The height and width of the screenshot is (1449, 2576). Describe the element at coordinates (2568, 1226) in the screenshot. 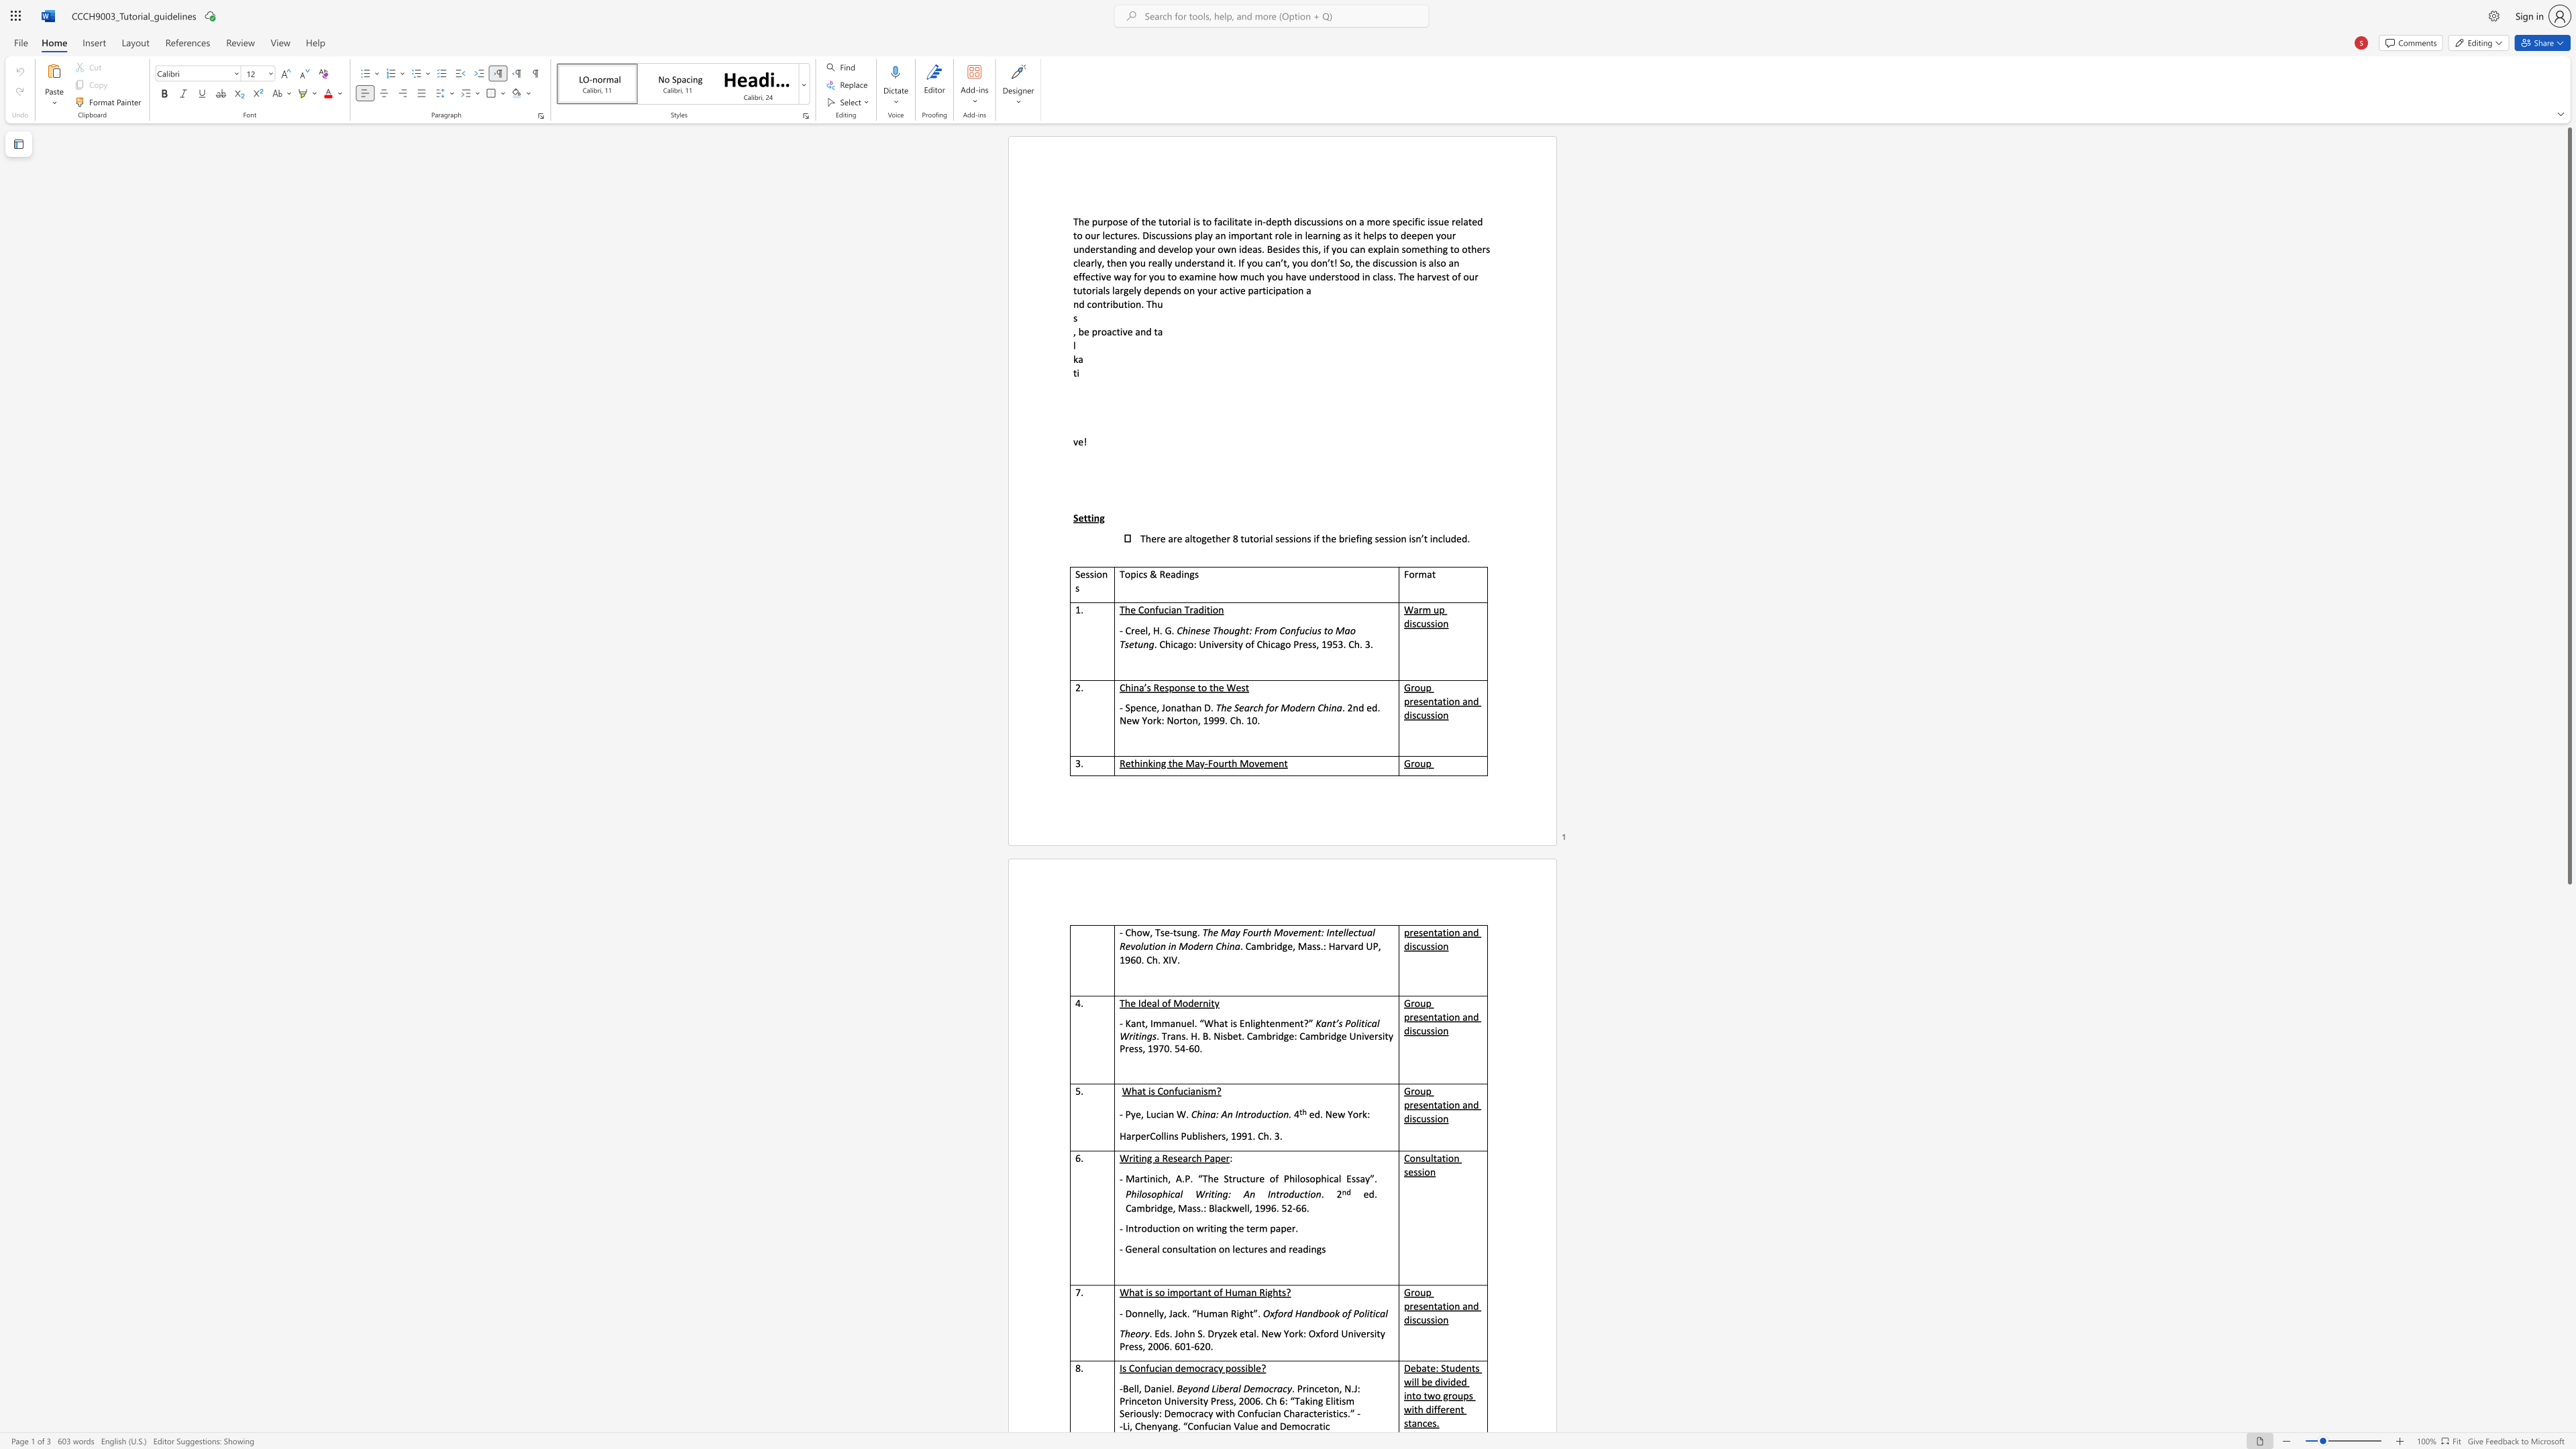

I see `the scrollbar to adjust the page downward` at that location.